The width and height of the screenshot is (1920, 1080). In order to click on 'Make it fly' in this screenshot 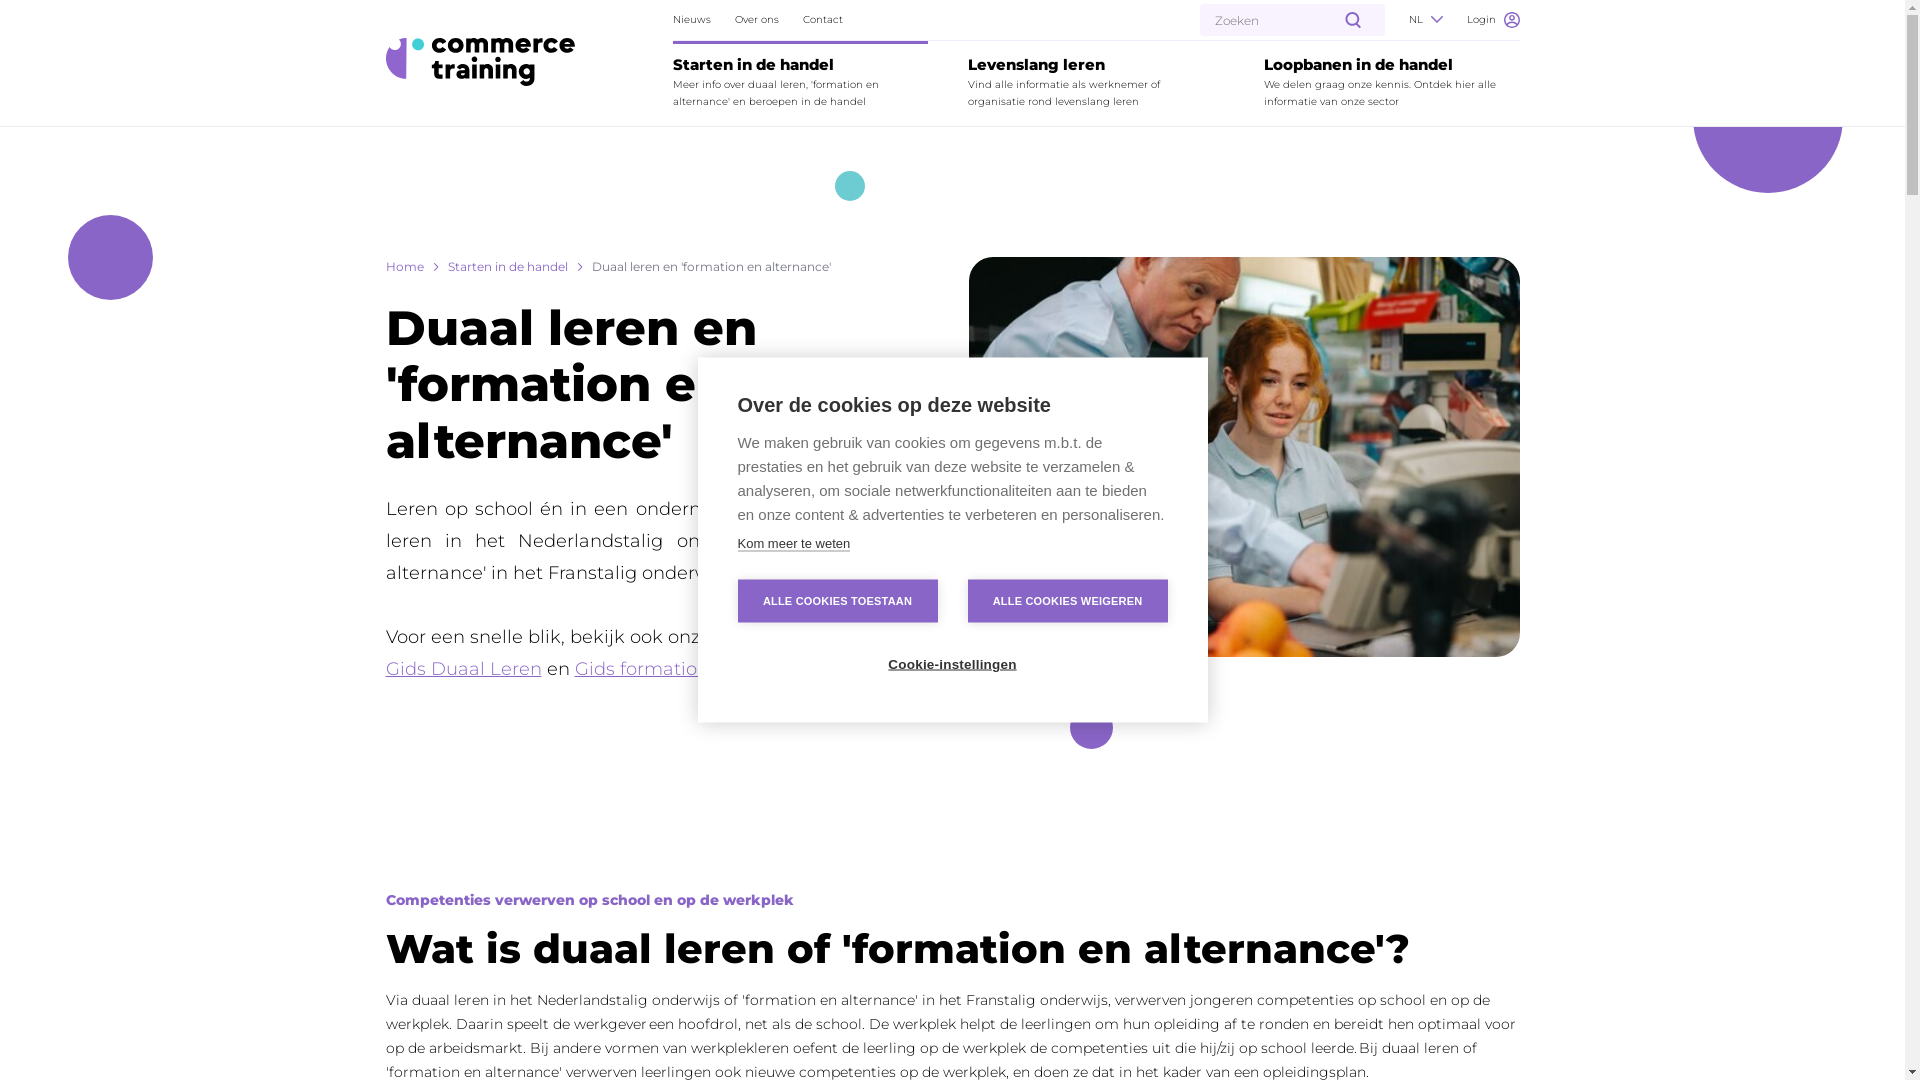, I will do `click(480, 60)`.